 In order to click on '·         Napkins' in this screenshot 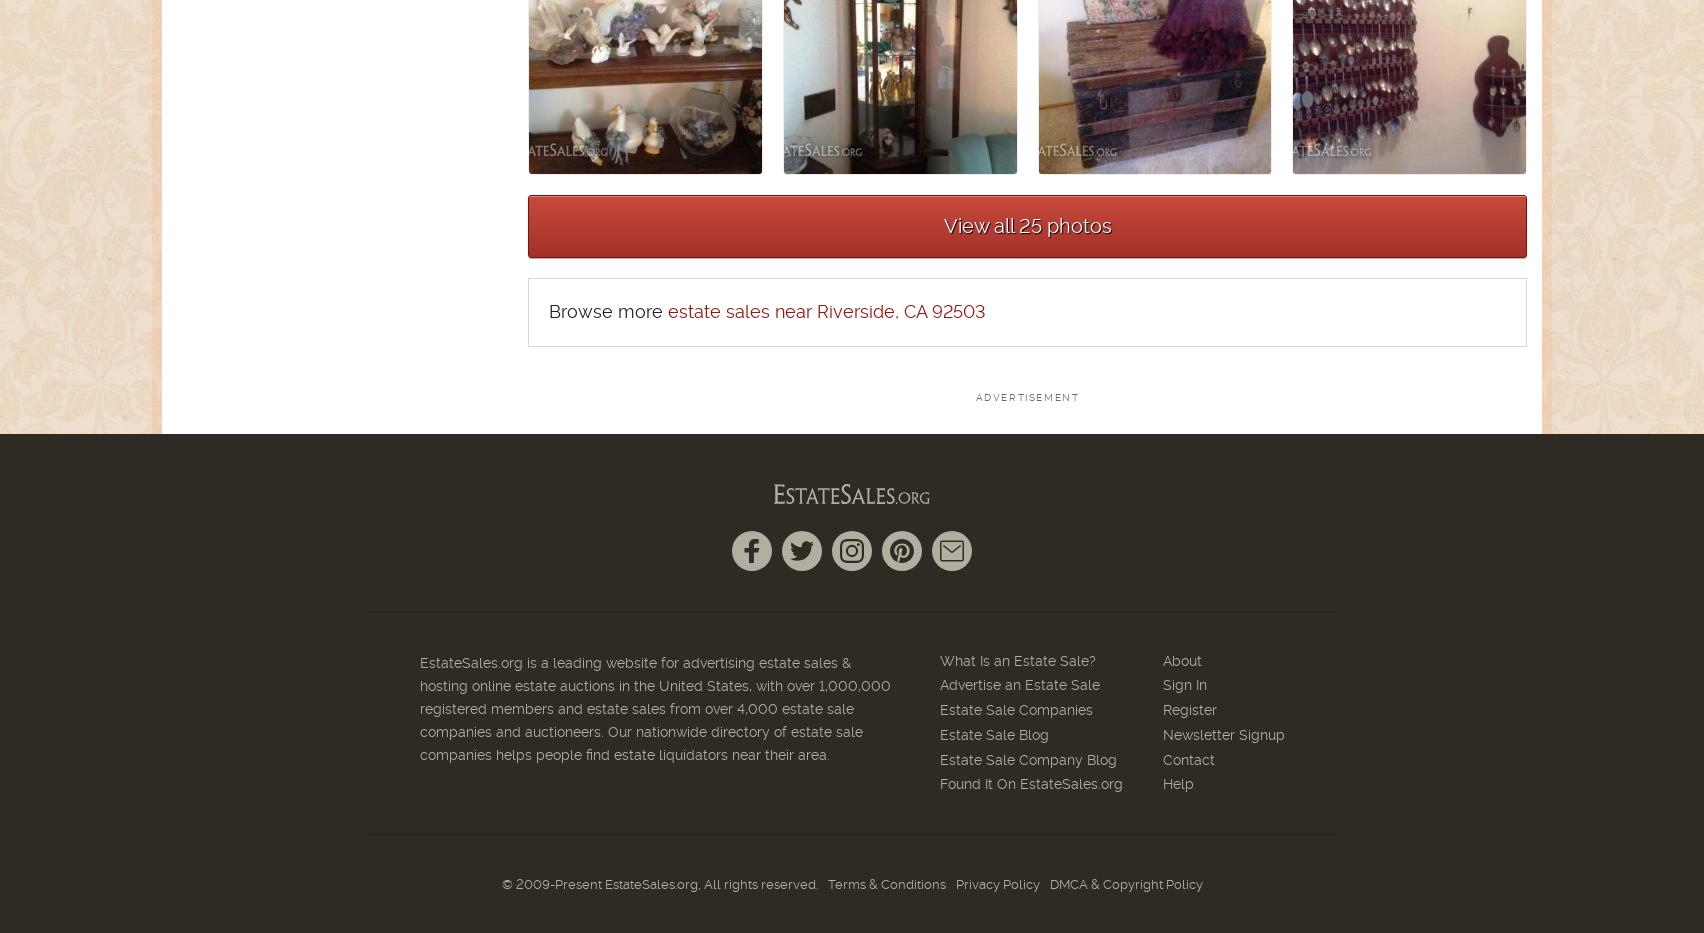, I will do `click(193, 246)`.